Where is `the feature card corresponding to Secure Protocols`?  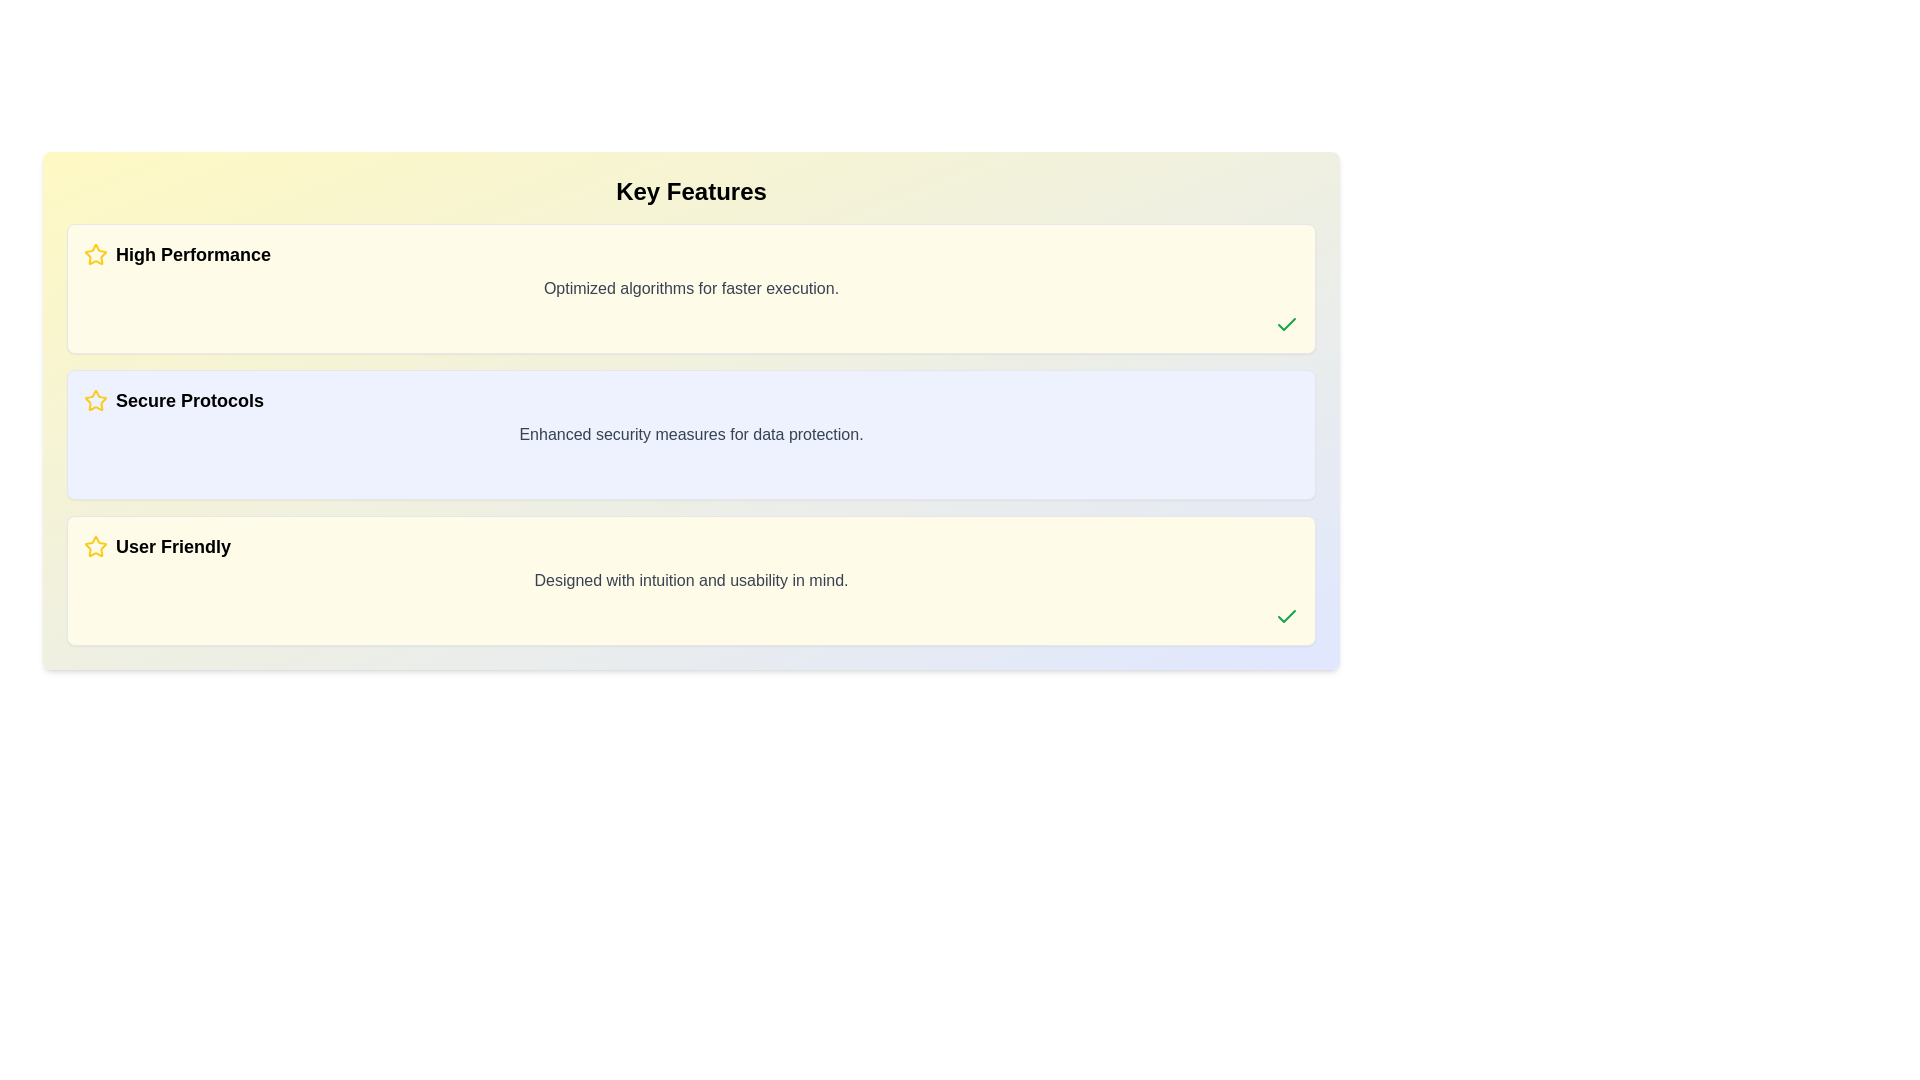
the feature card corresponding to Secure Protocols is located at coordinates (691, 434).